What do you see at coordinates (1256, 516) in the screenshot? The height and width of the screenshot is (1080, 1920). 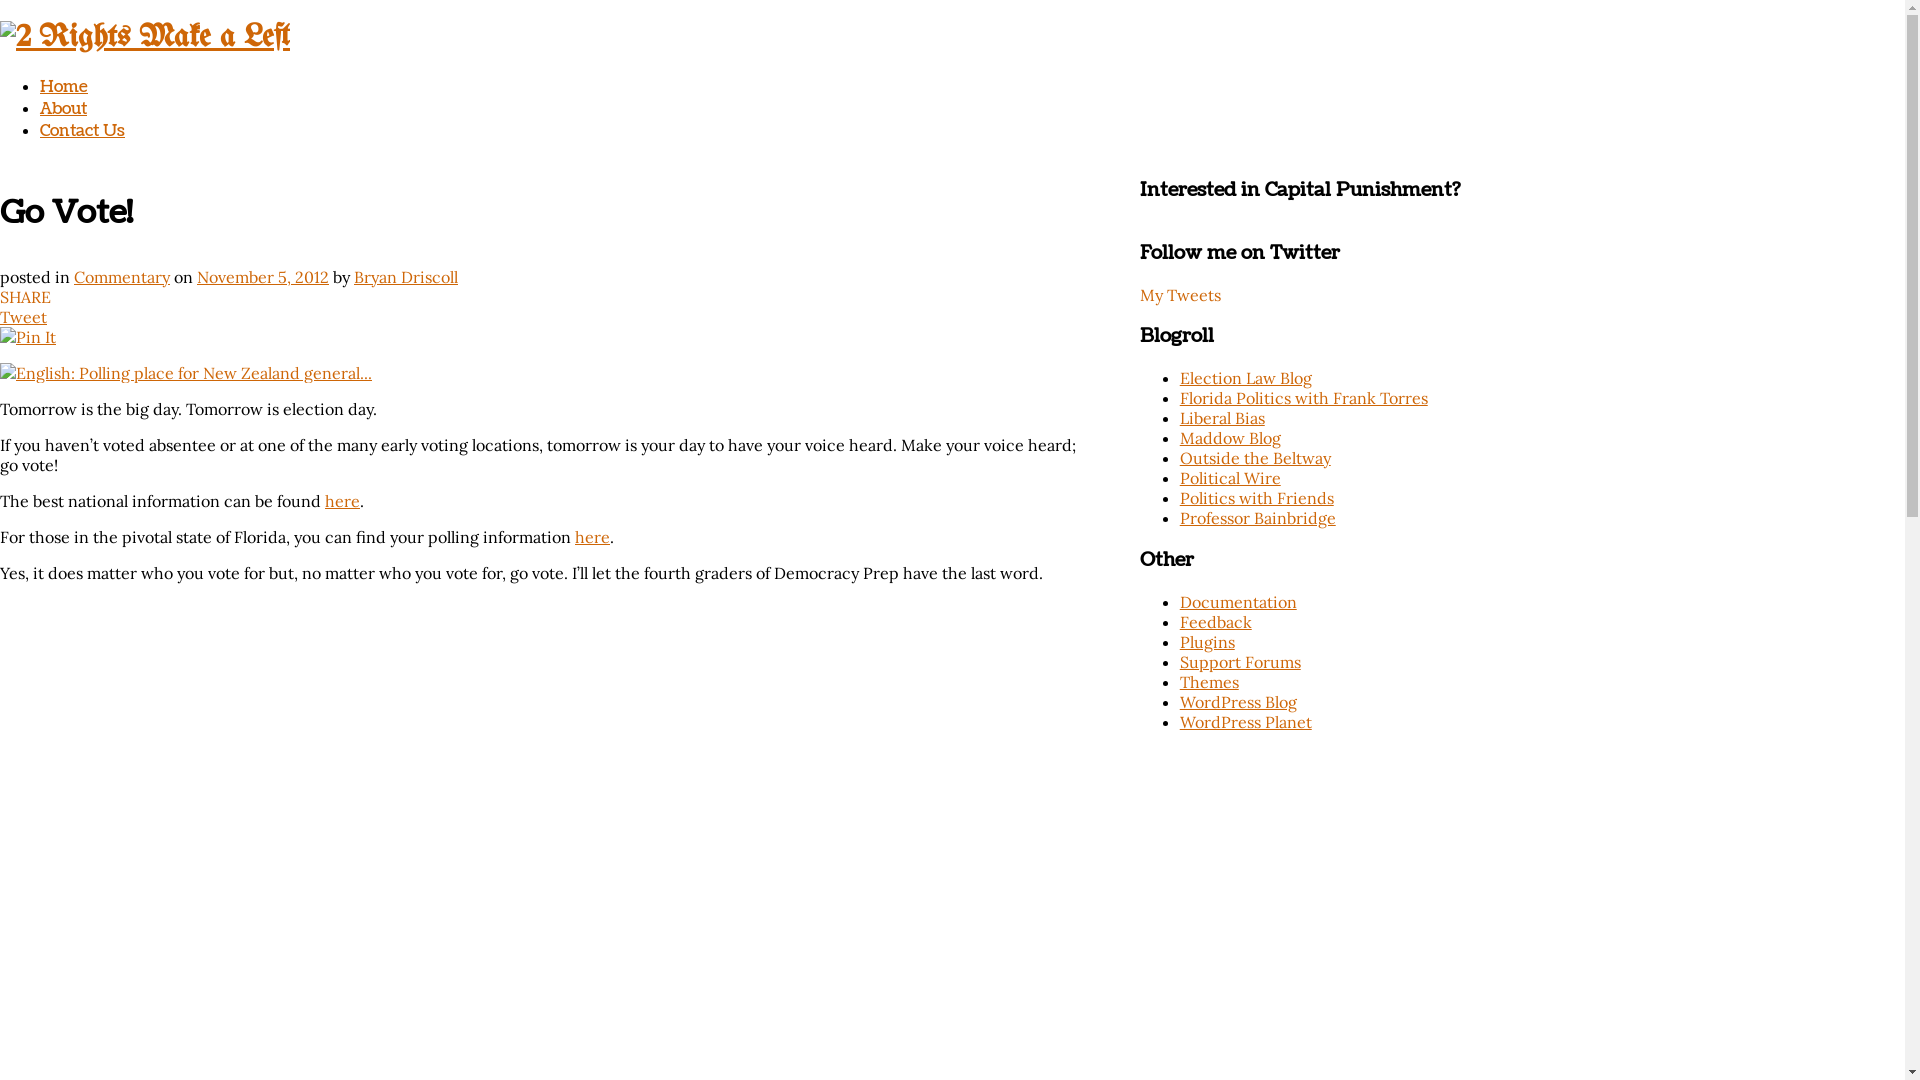 I see `'Professor Bainbridge'` at bounding box center [1256, 516].